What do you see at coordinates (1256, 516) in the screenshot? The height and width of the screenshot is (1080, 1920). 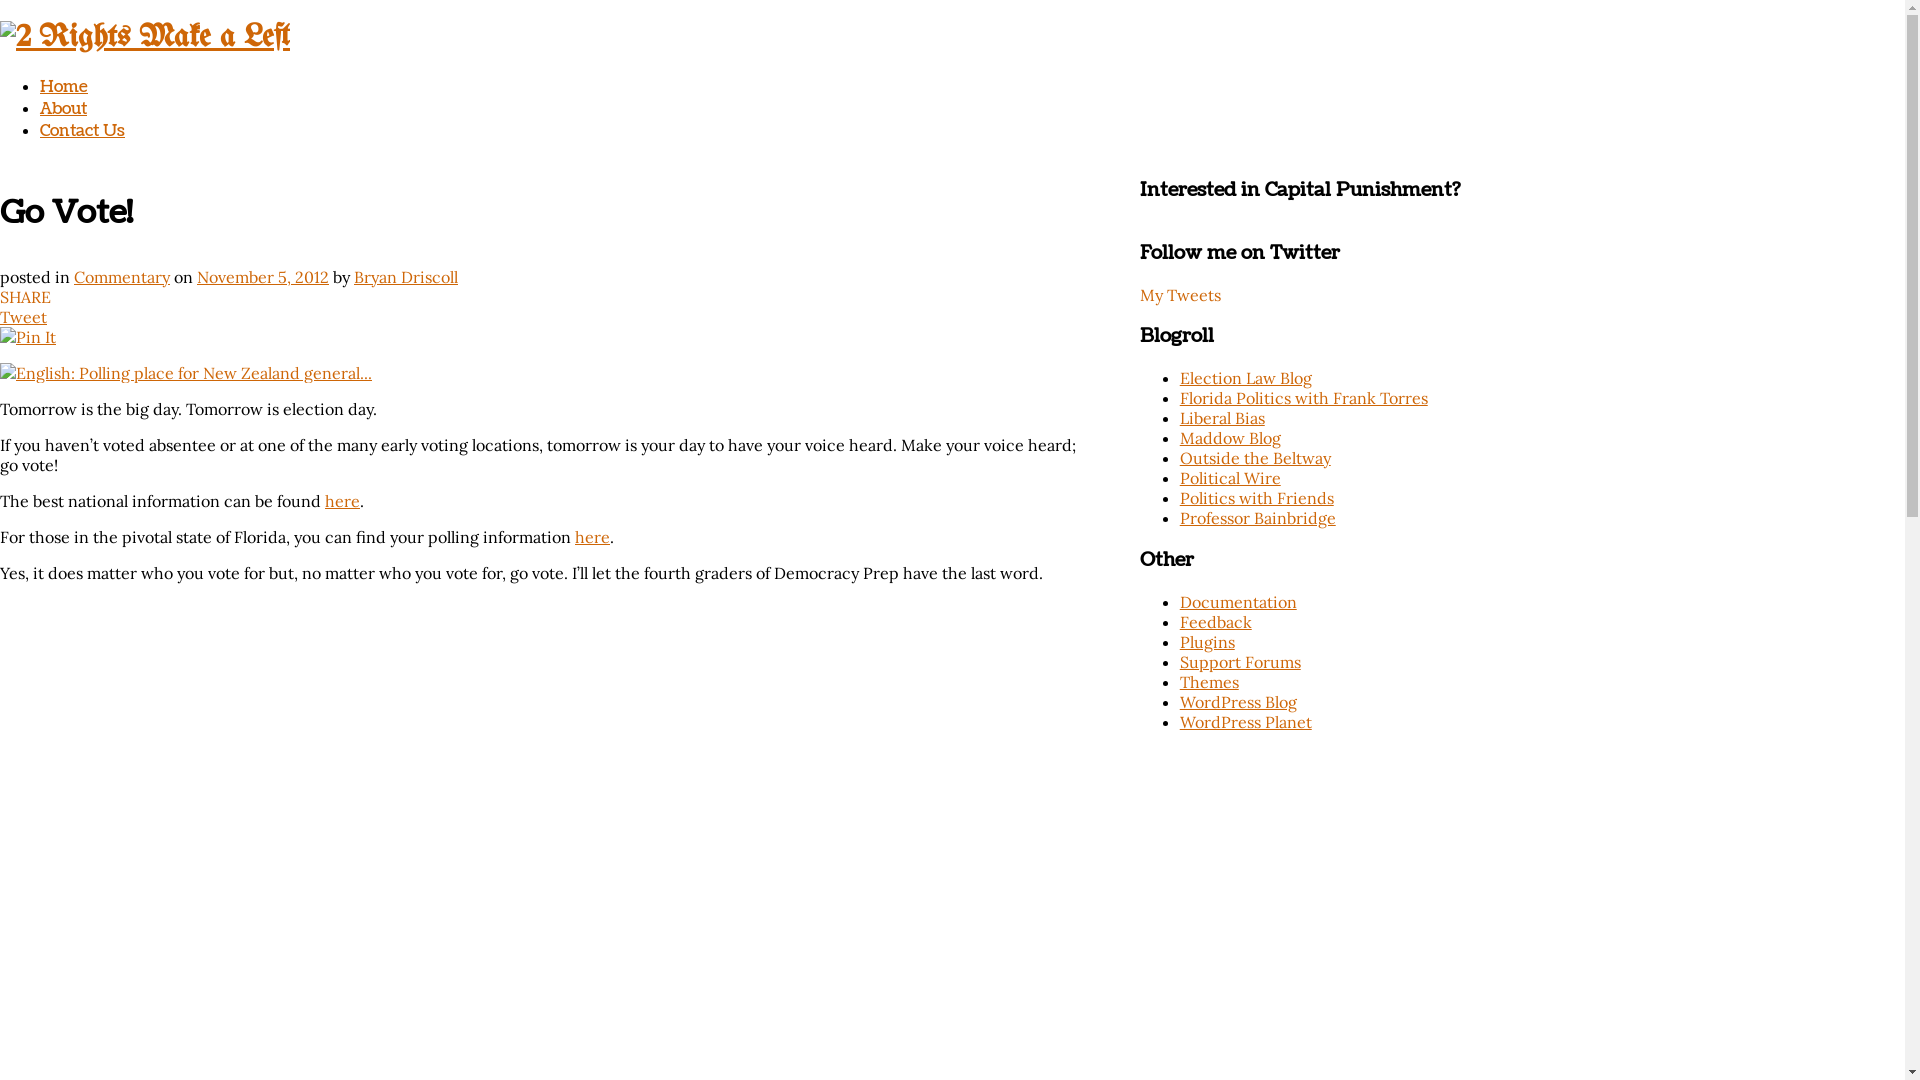 I see `'Professor Bainbridge'` at bounding box center [1256, 516].